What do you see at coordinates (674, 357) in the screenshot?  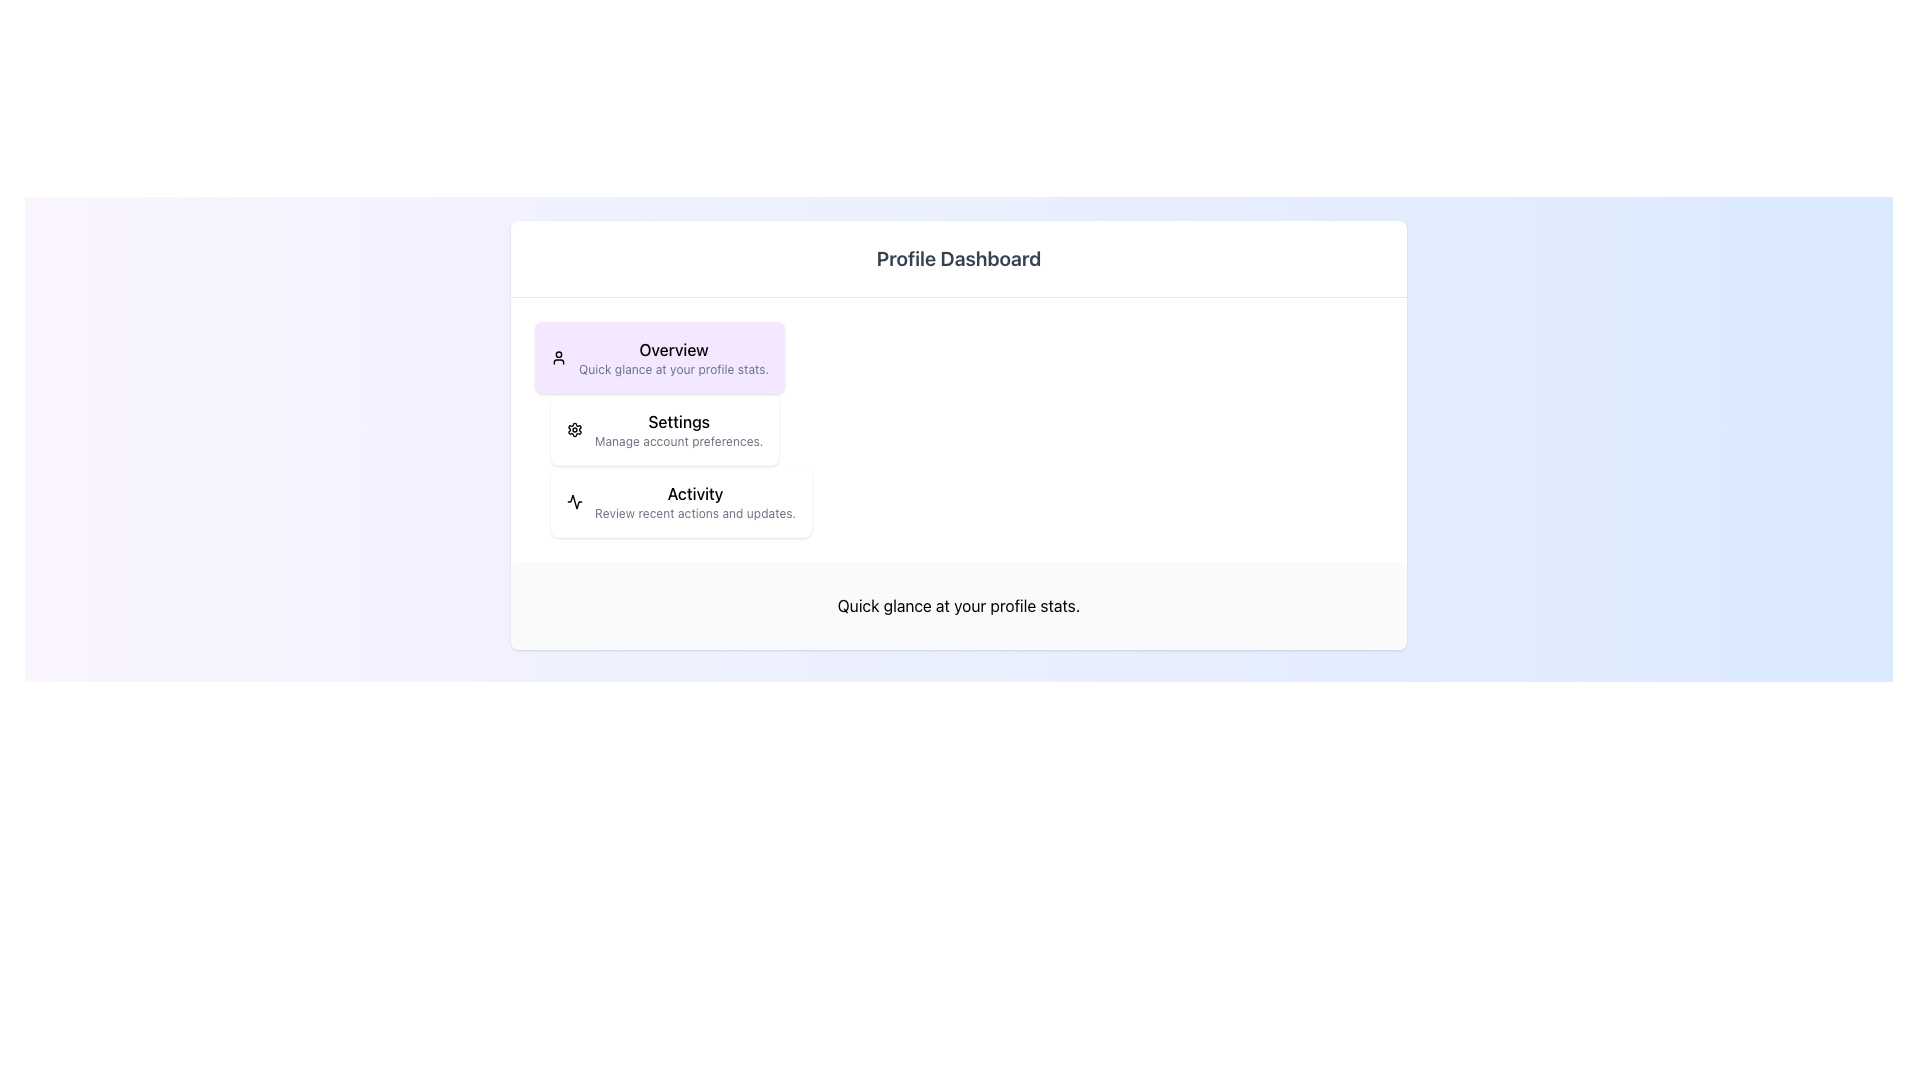 I see `the text display element that provides an overview of the user's profile statistics in the sidebar of the 'Profile Dashboard', located above the 'Settings' and 'Activity' sections` at bounding box center [674, 357].